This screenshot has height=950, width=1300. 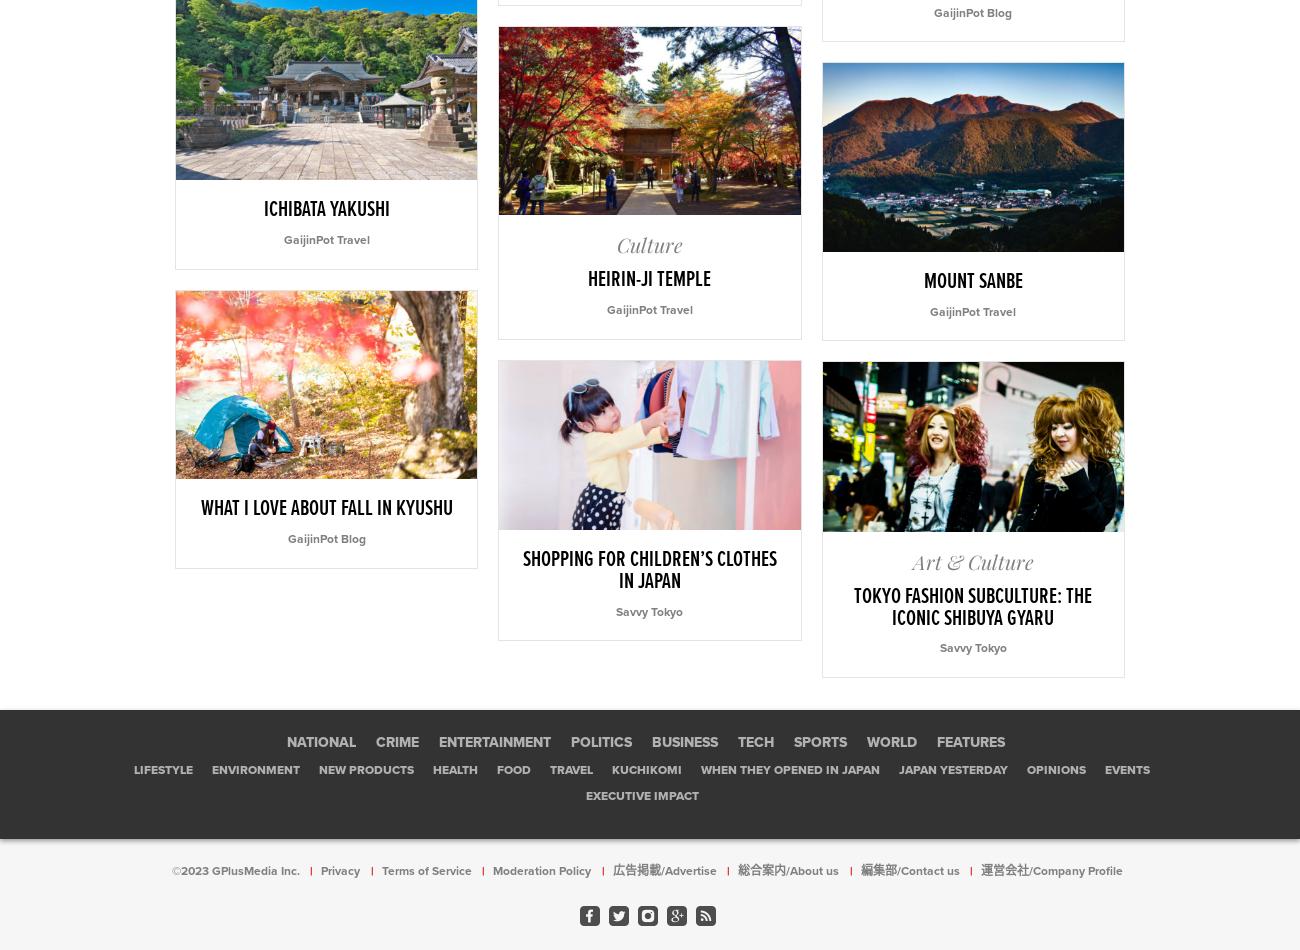 What do you see at coordinates (426, 869) in the screenshot?
I see `'Terms of Service'` at bounding box center [426, 869].